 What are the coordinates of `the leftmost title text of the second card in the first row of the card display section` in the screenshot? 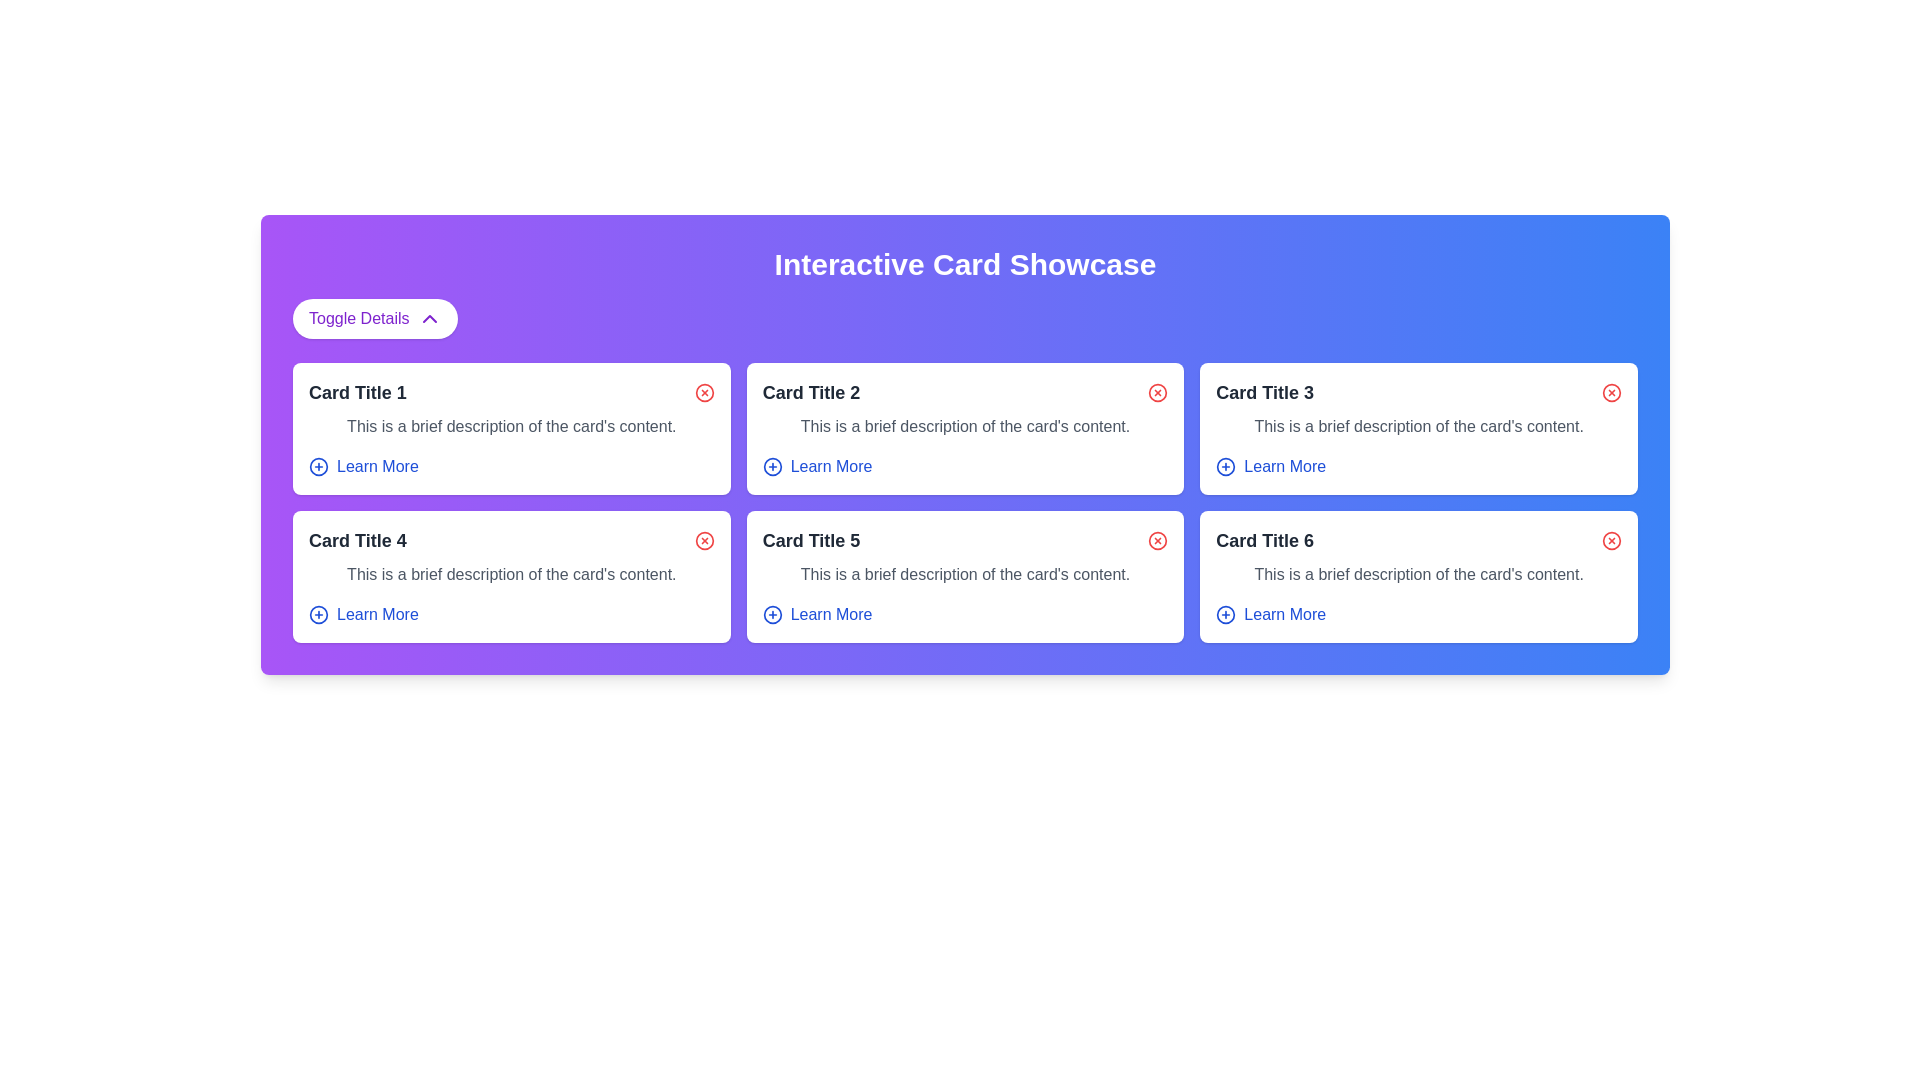 It's located at (811, 393).